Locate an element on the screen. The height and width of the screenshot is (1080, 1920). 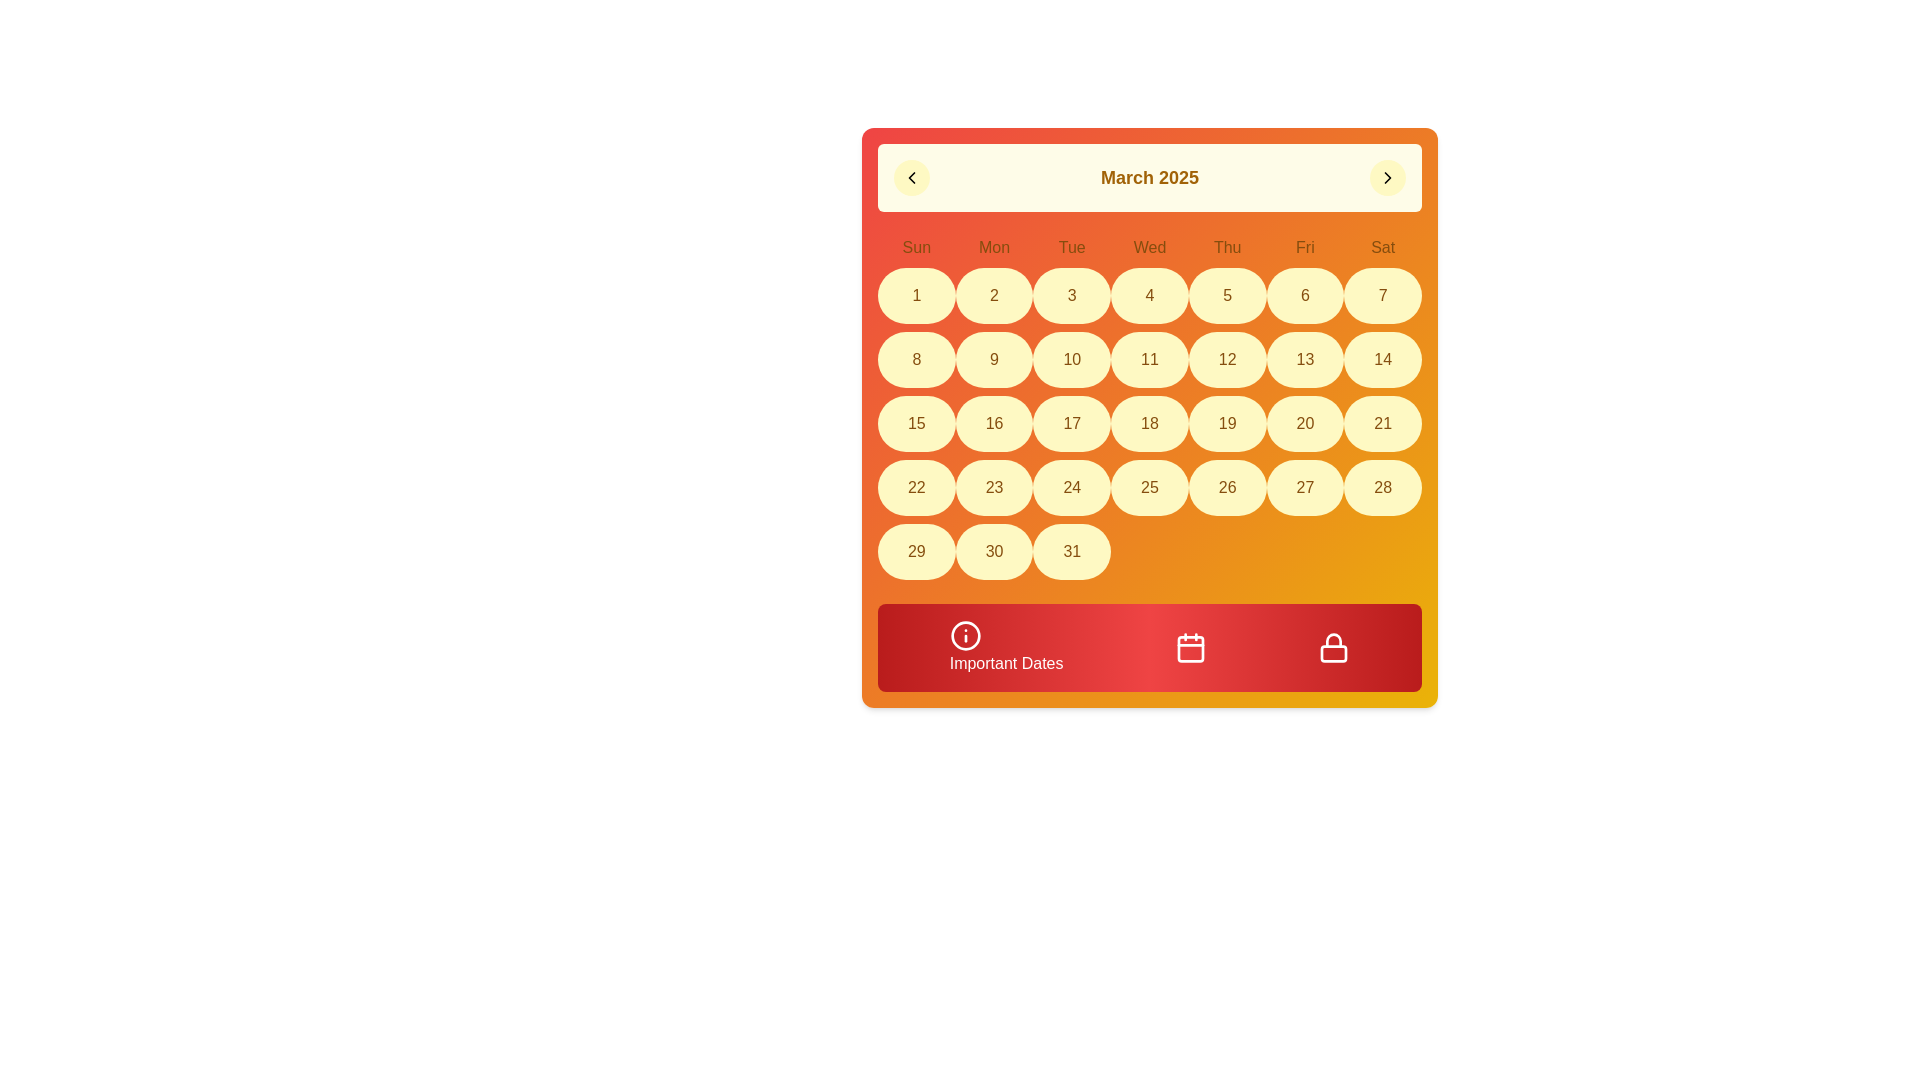
the button representing the second day of the month in the calendar interface is located at coordinates (994, 296).